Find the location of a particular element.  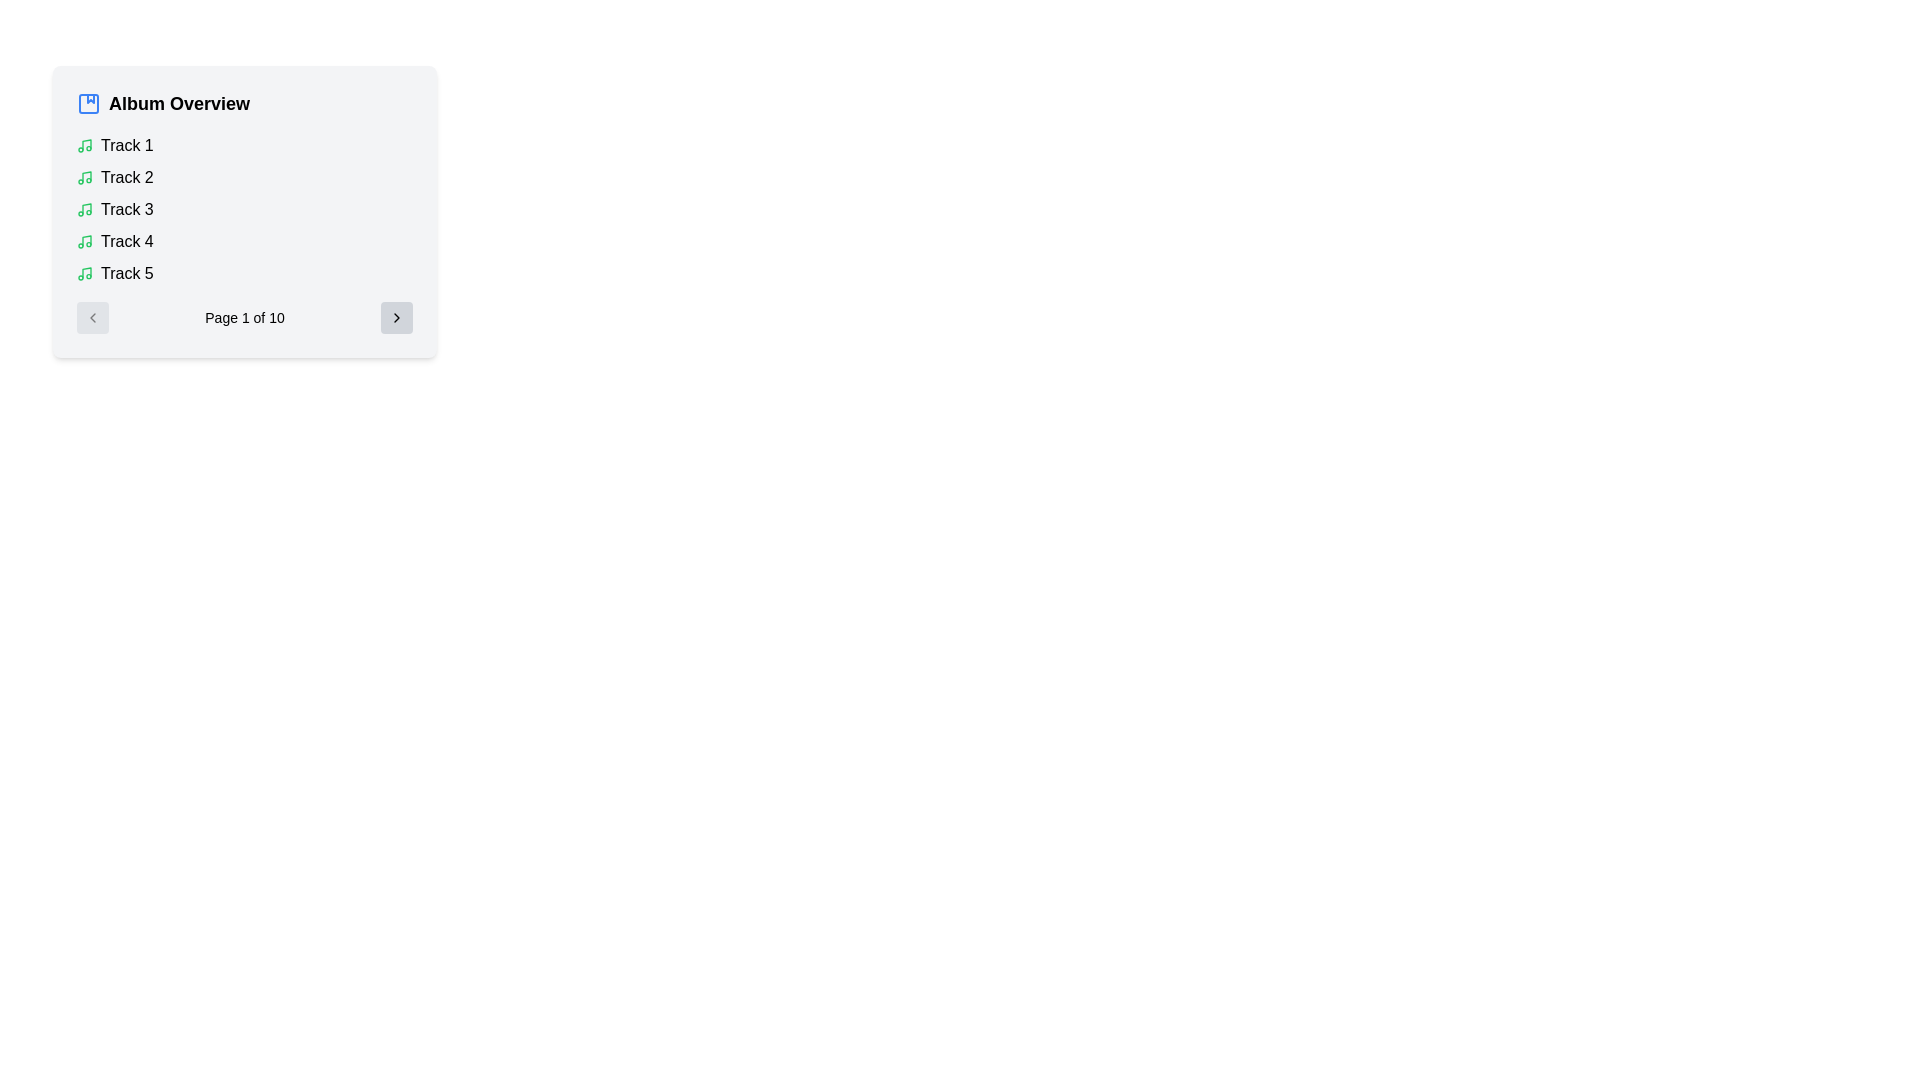

the music track icon located to the left of the text 'Track 5' is located at coordinates (84, 273).